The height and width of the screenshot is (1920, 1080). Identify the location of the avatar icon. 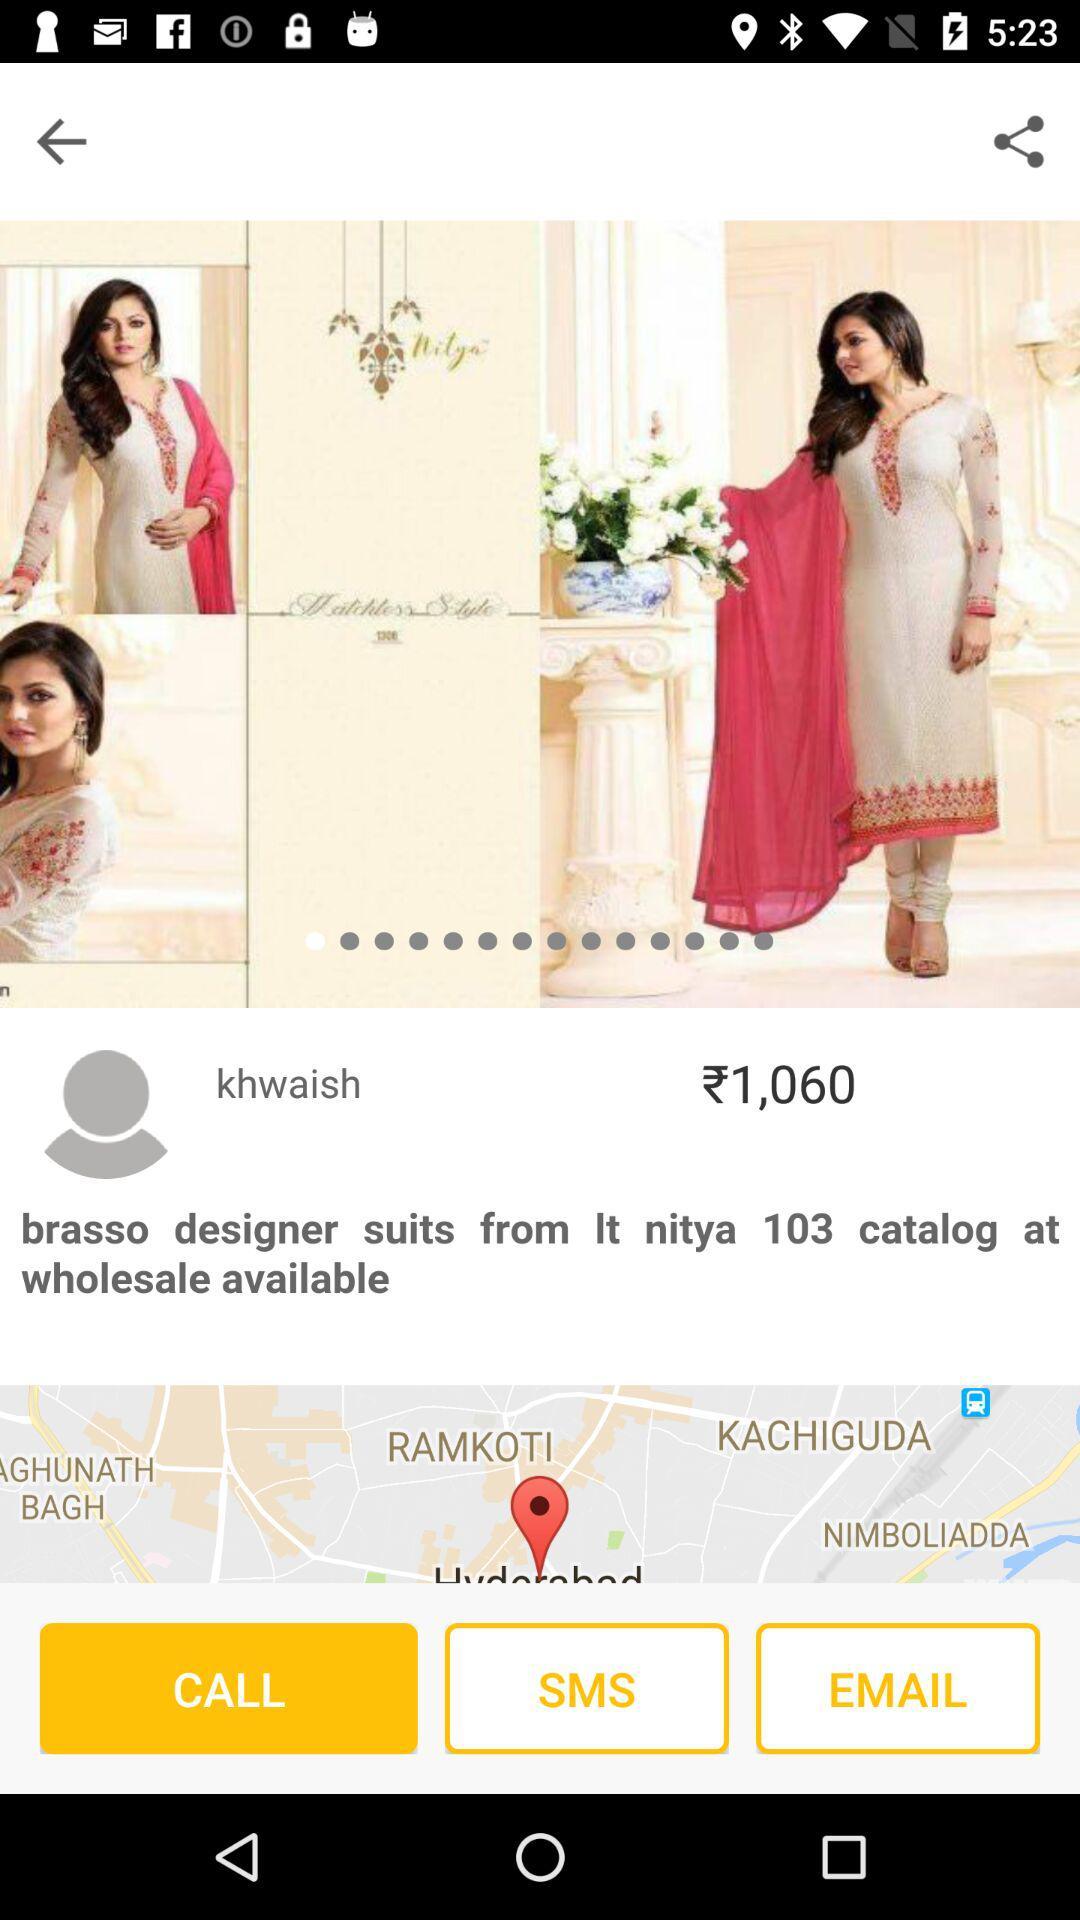
(108, 1094).